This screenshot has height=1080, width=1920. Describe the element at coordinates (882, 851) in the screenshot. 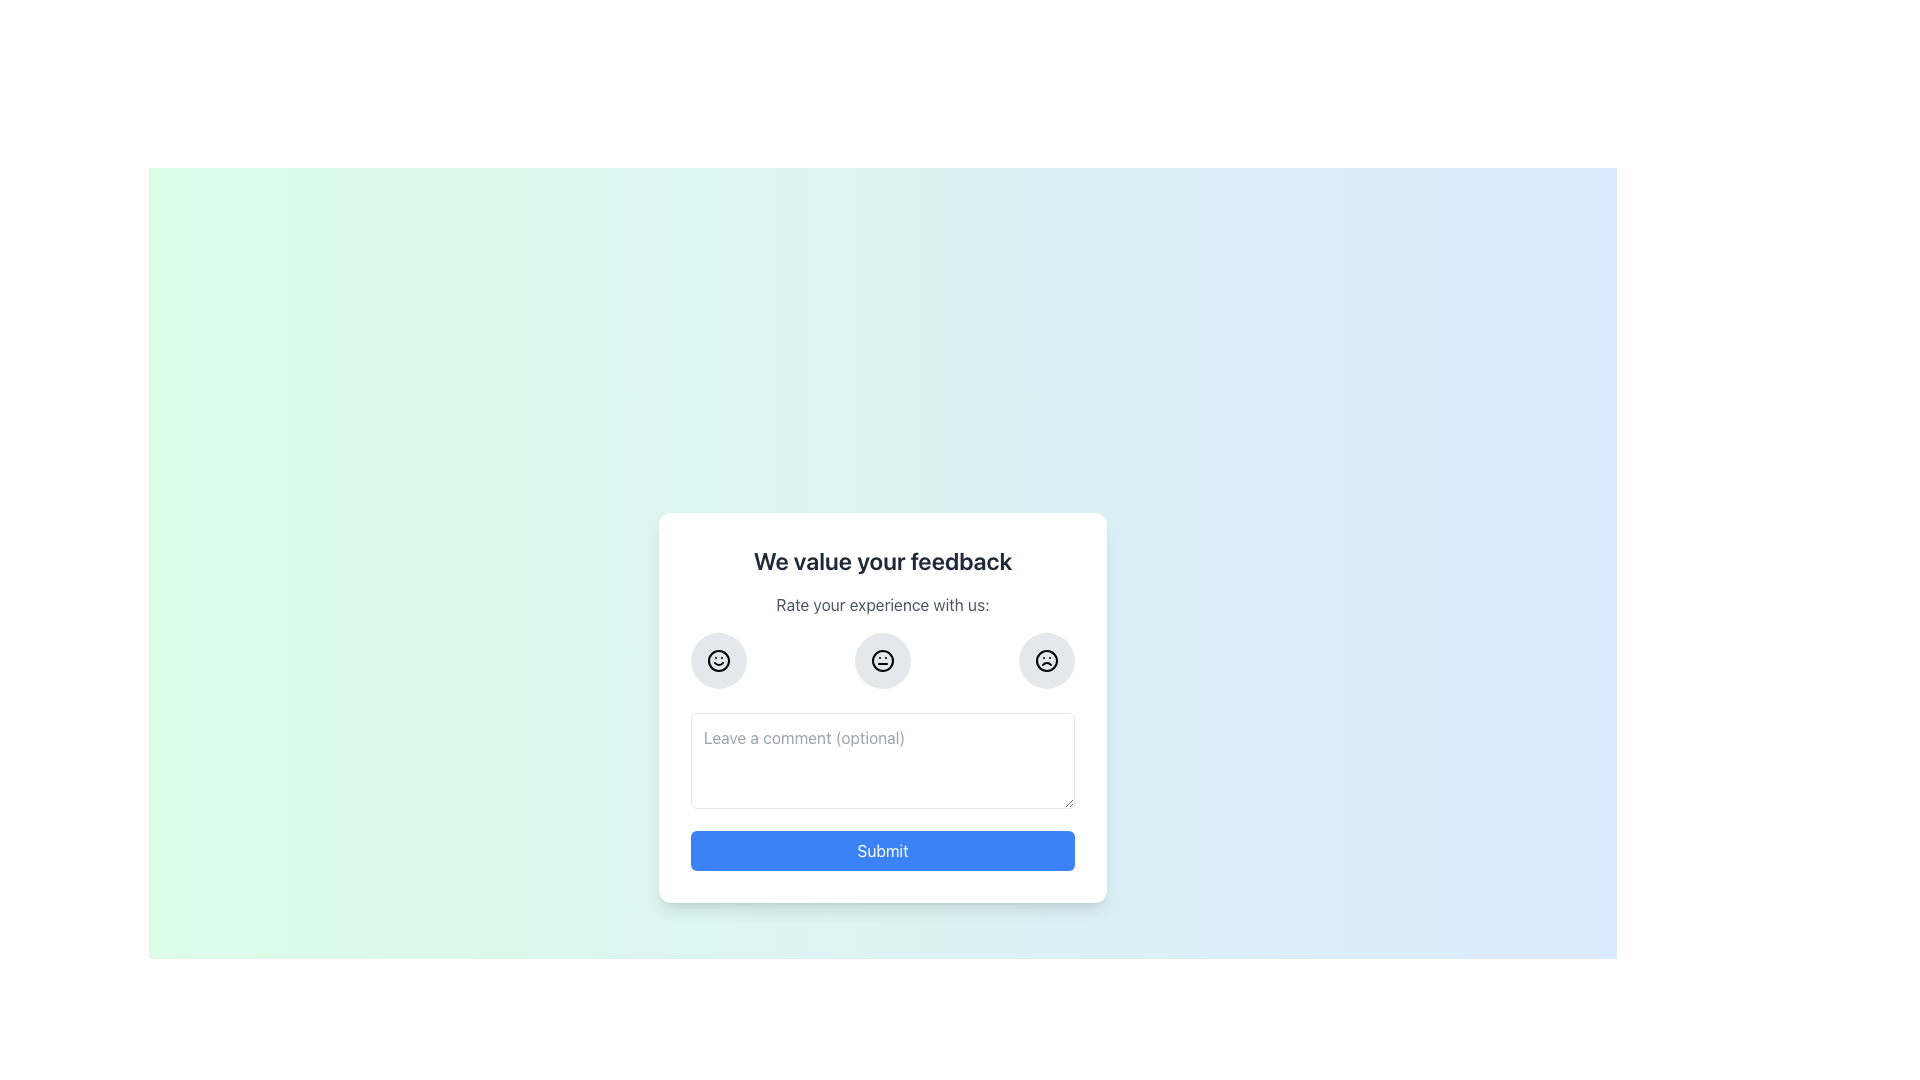

I see `the 'Submit' button, which is a rounded button with white text on a blue background, located at the bottom of the panel` at that location.